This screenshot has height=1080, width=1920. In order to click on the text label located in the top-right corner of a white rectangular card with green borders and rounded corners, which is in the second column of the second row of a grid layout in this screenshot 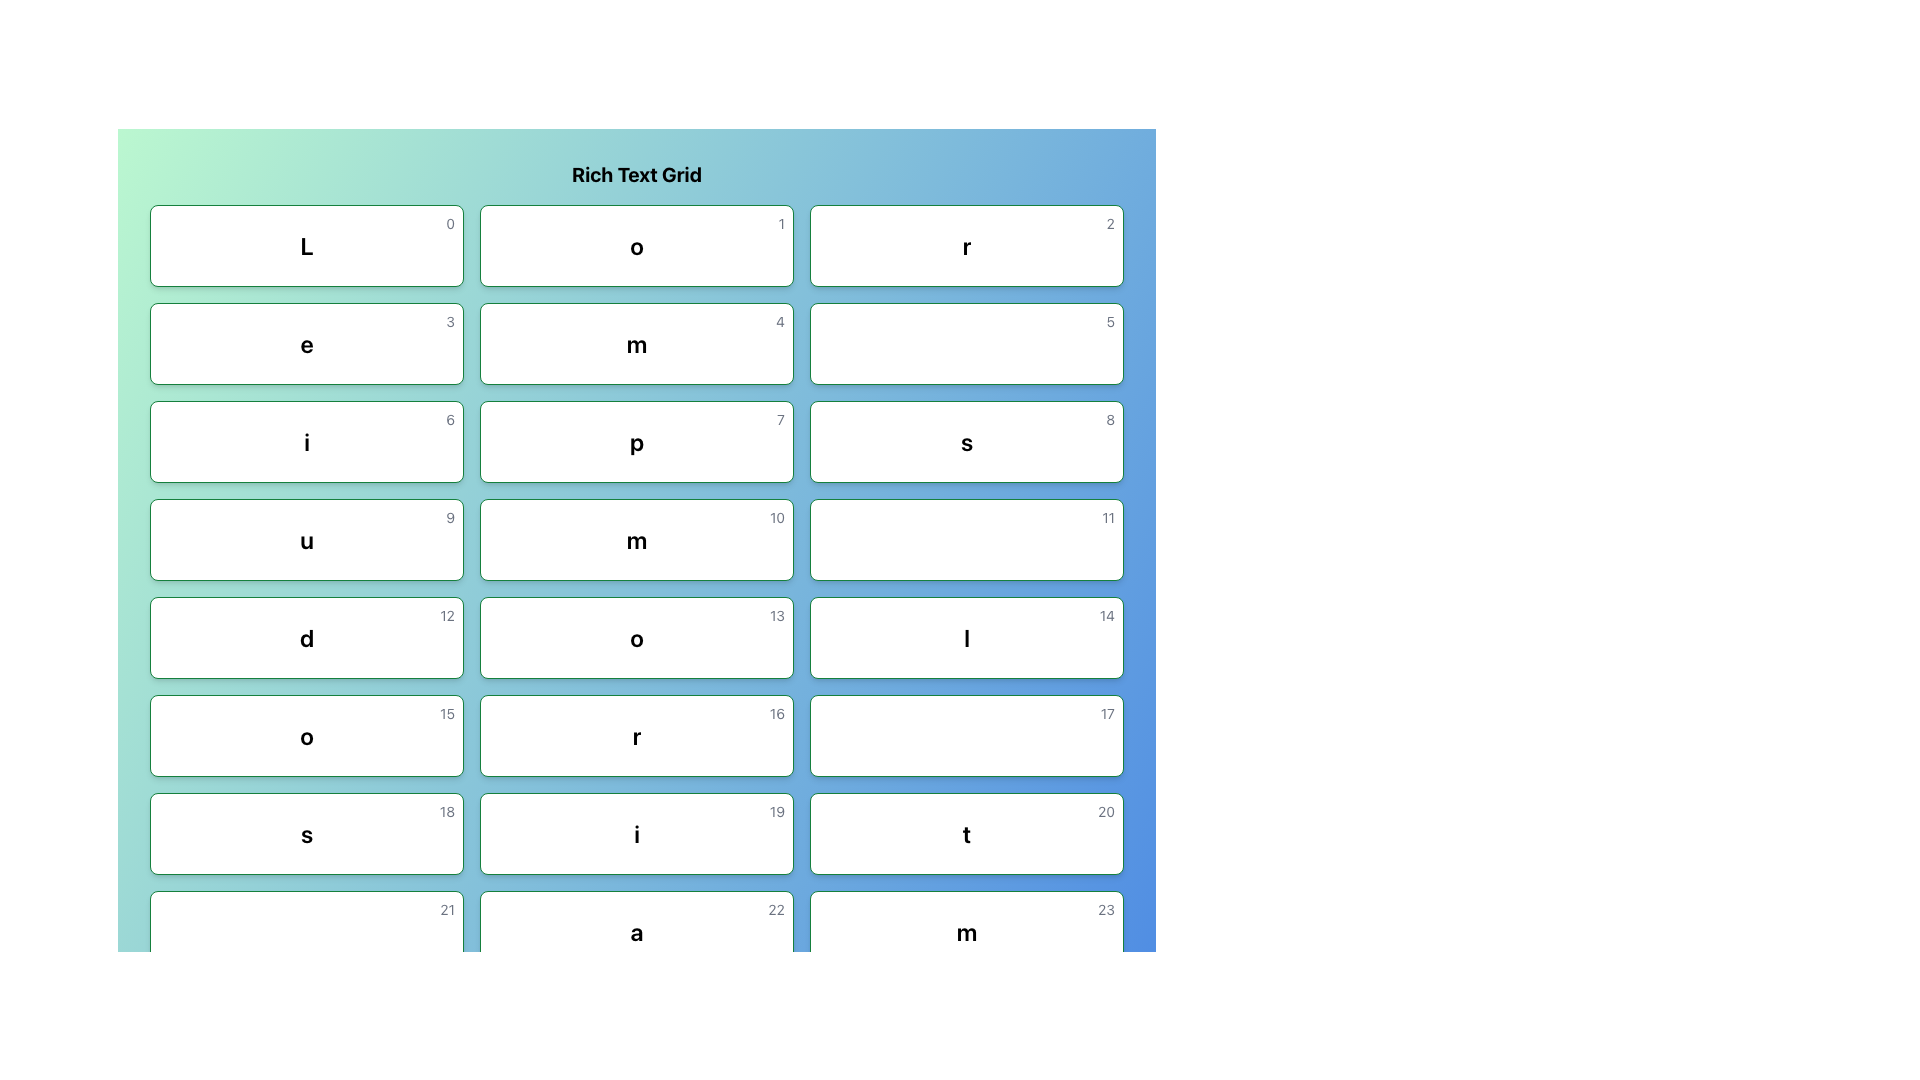, I will do `click(1109, 320)`.